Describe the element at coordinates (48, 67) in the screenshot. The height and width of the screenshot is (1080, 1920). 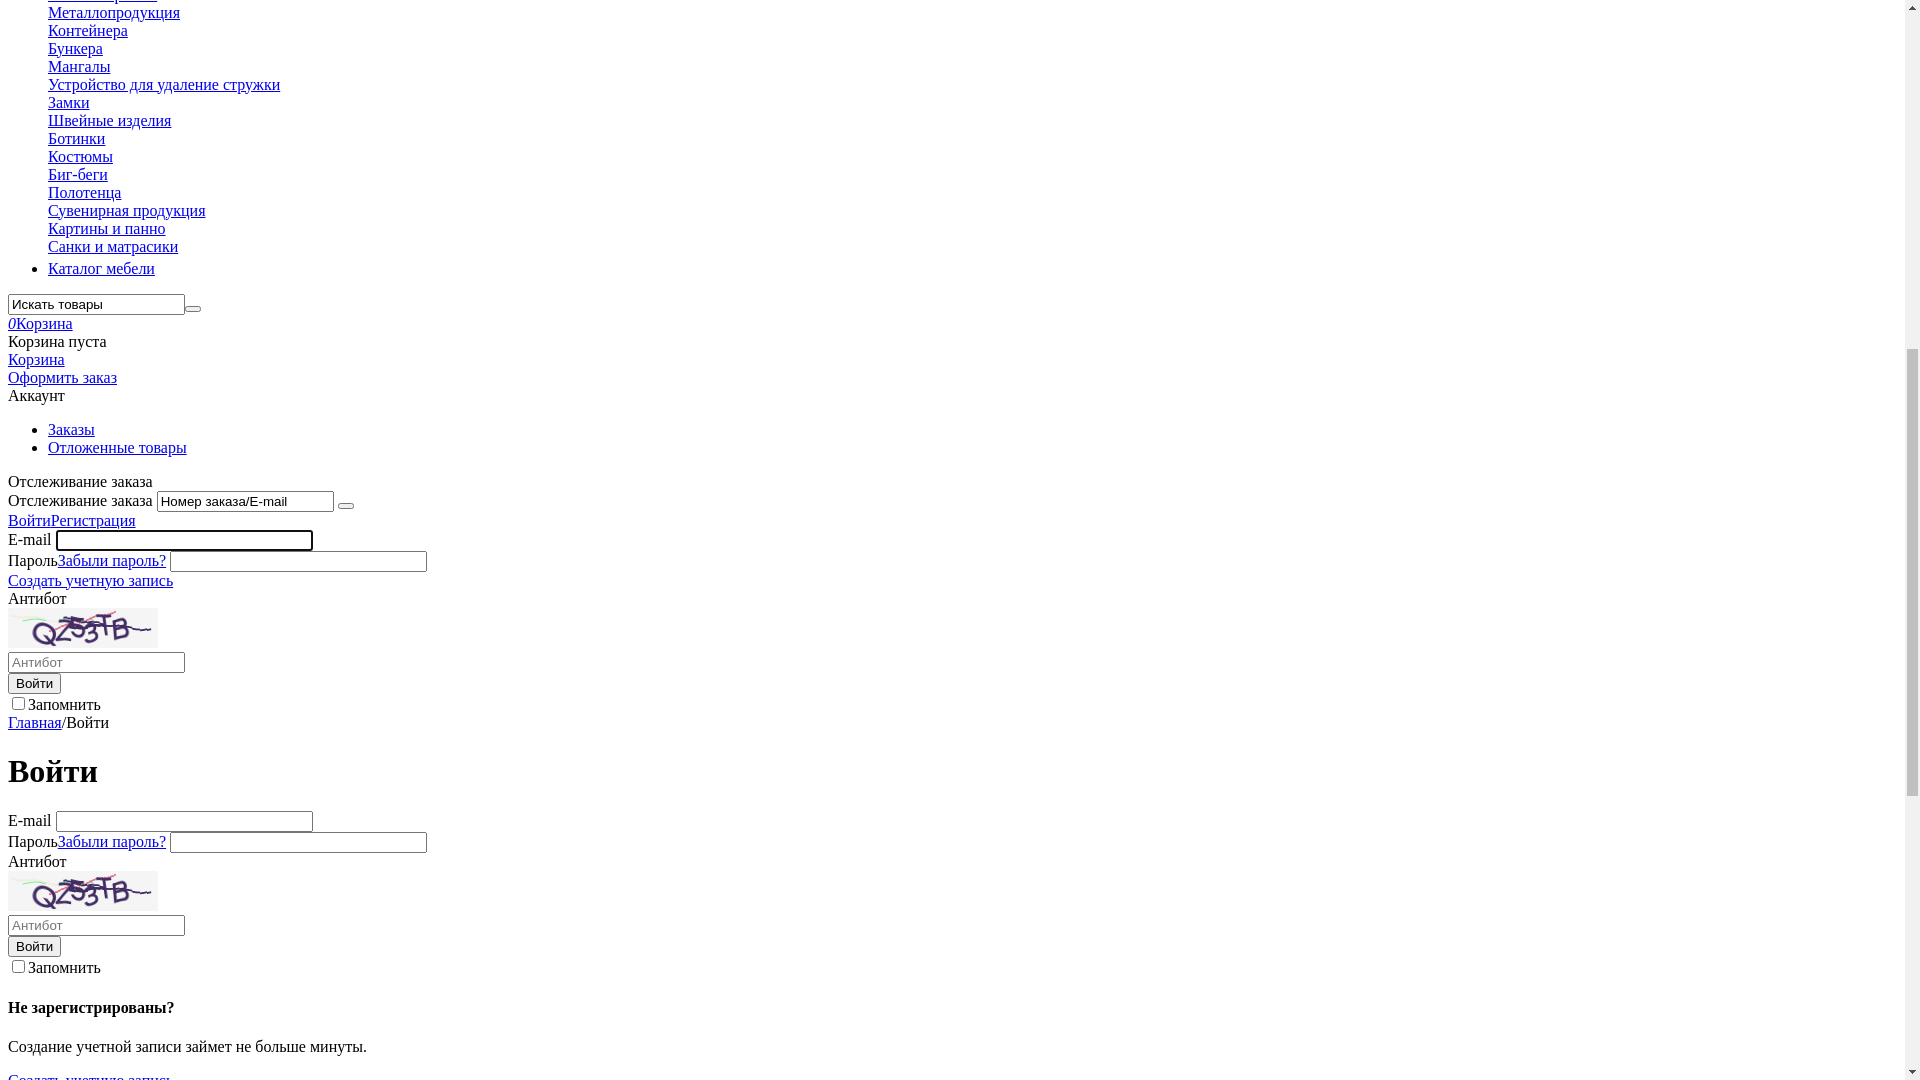
I see `'(Br)'` at that location.